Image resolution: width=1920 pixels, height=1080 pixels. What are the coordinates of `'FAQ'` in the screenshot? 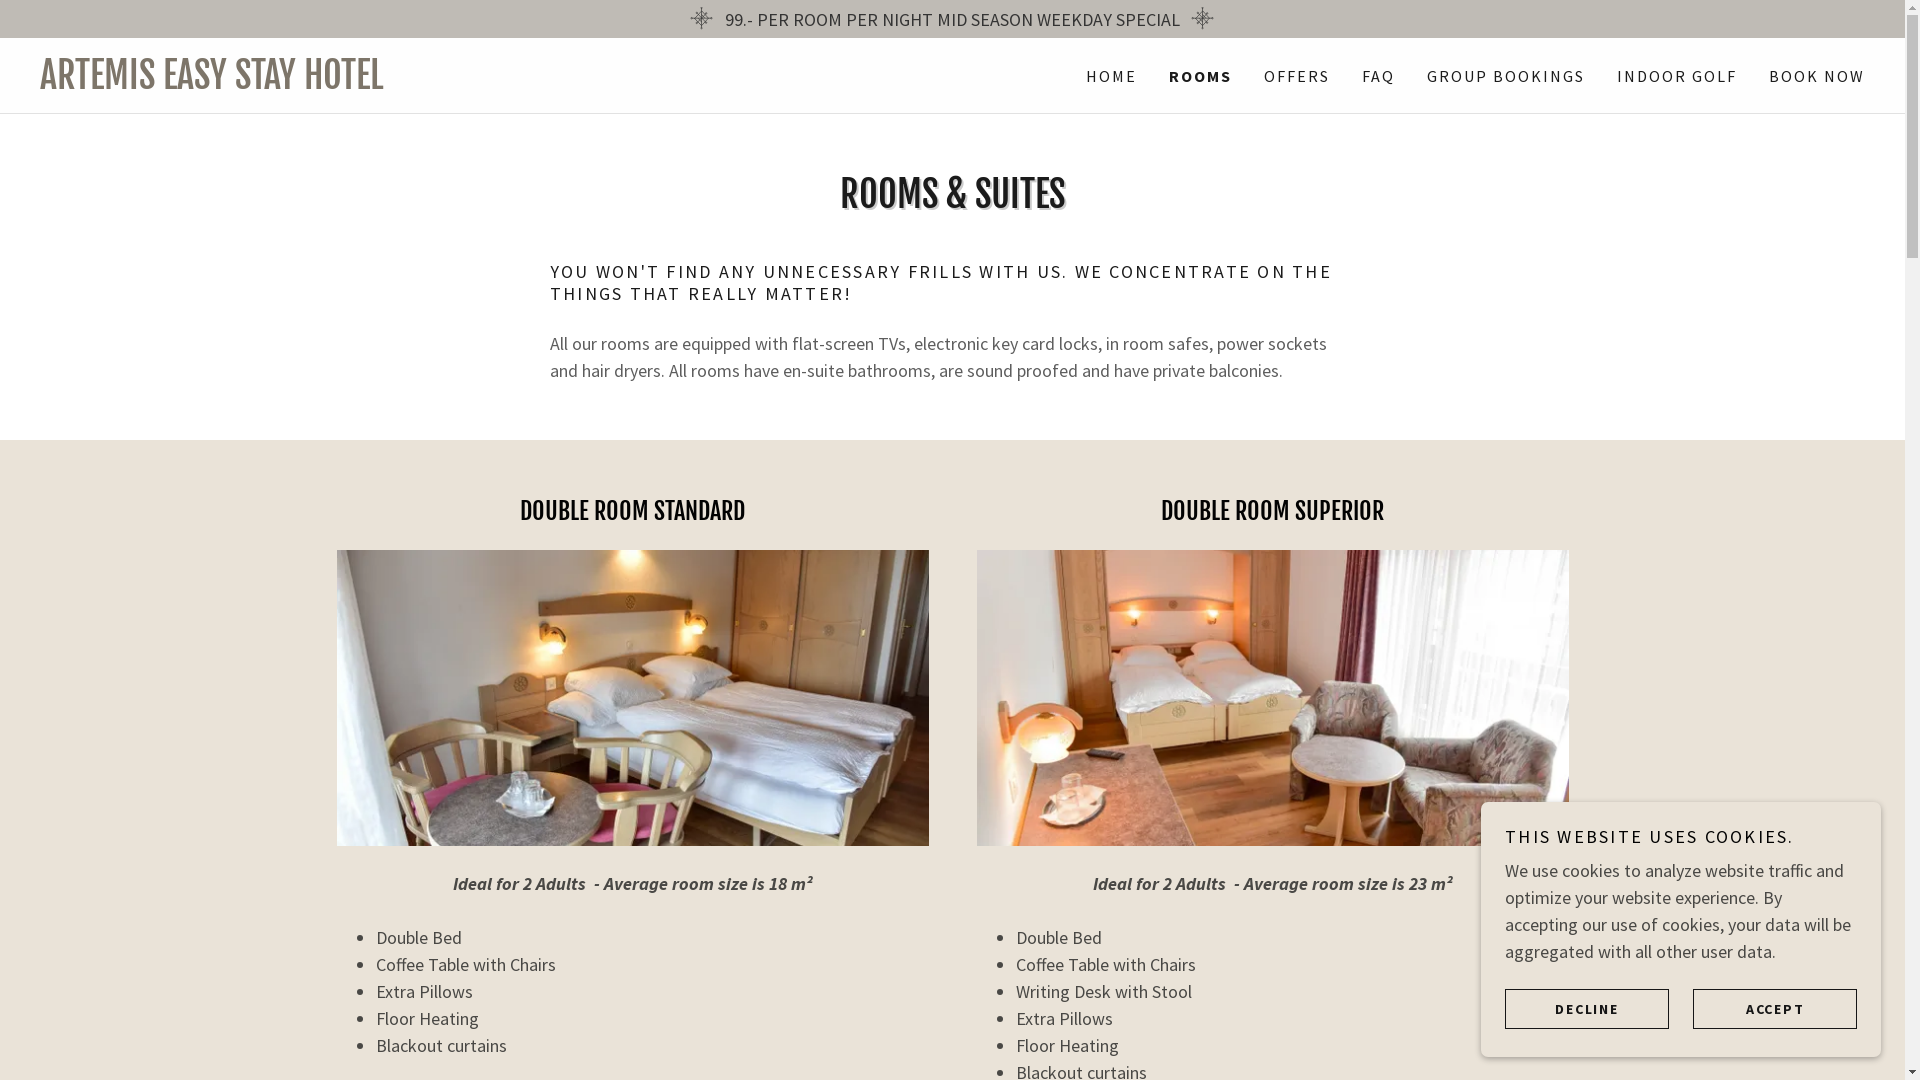 It's located at (1356, 75).